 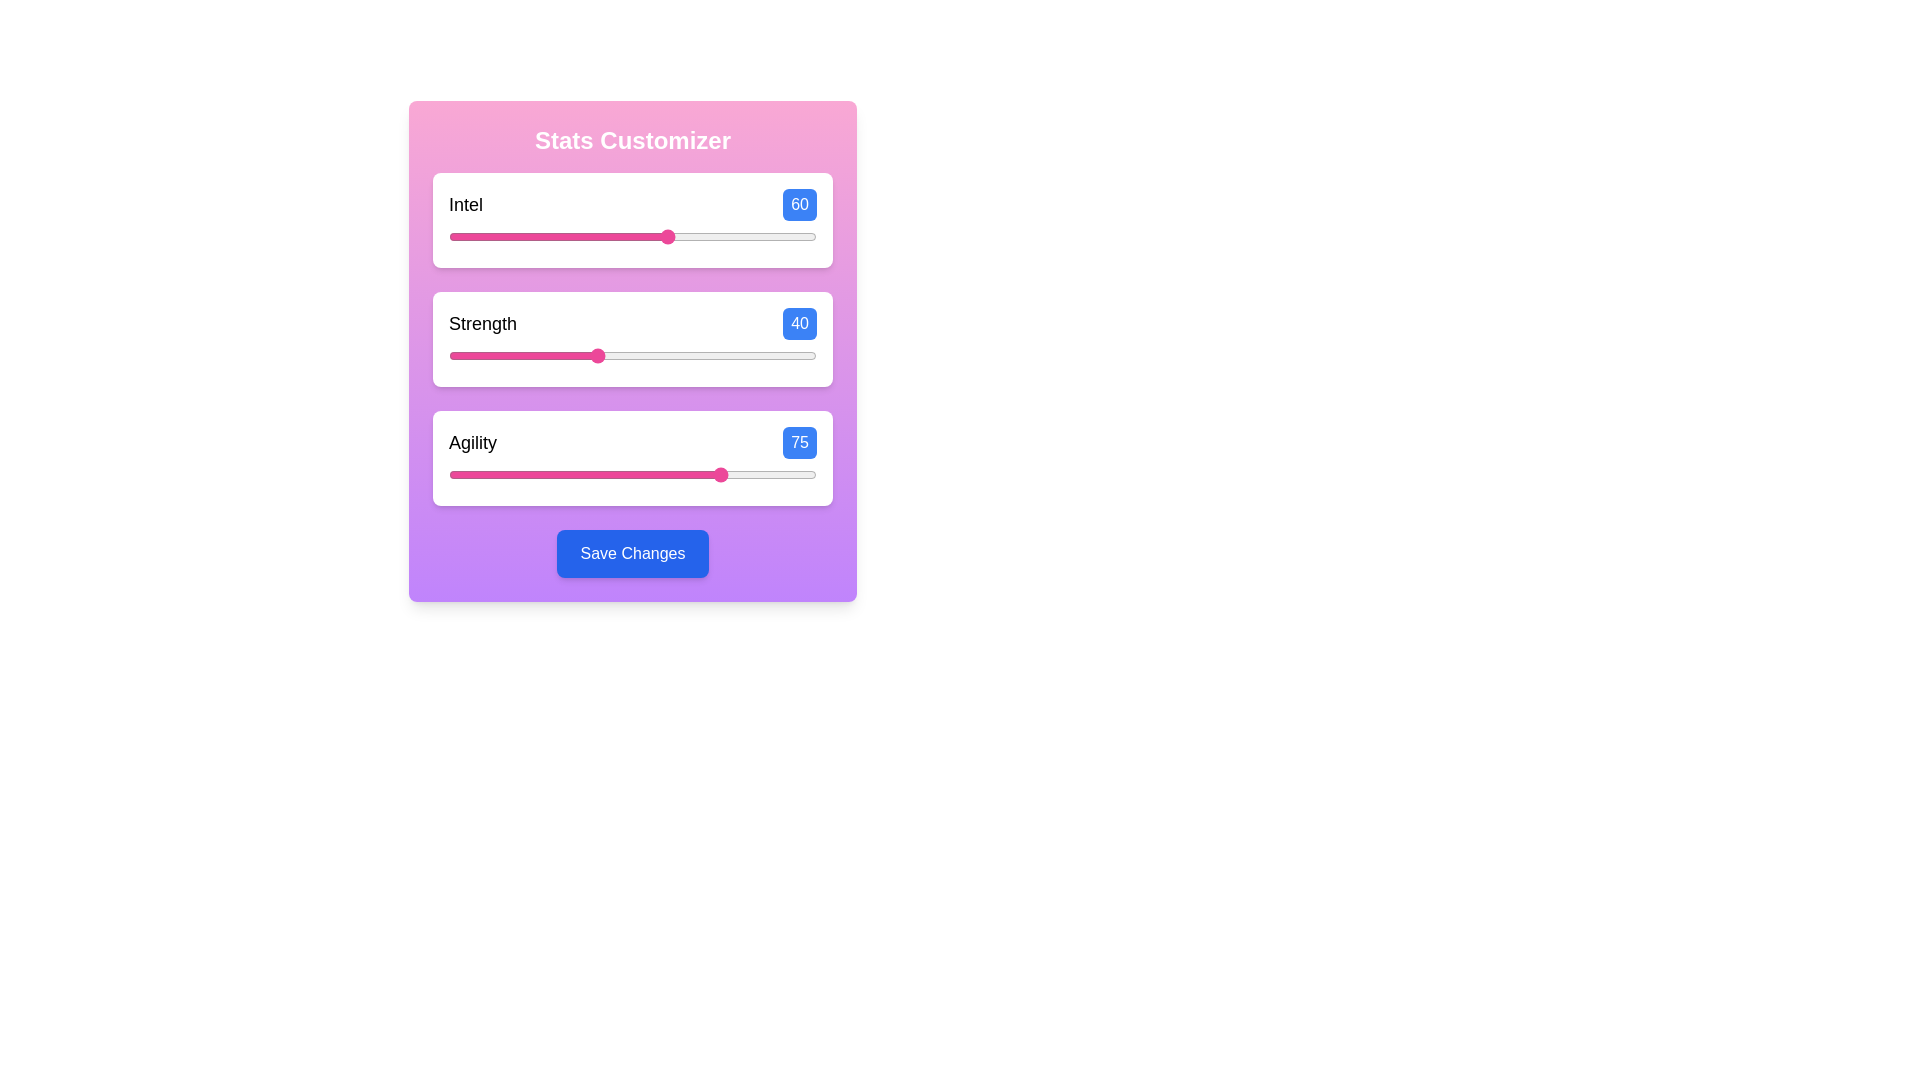 What do you see at coordinates (790, 235) in the screenshot?
I see `the slider` at bounding box center [790, 235].